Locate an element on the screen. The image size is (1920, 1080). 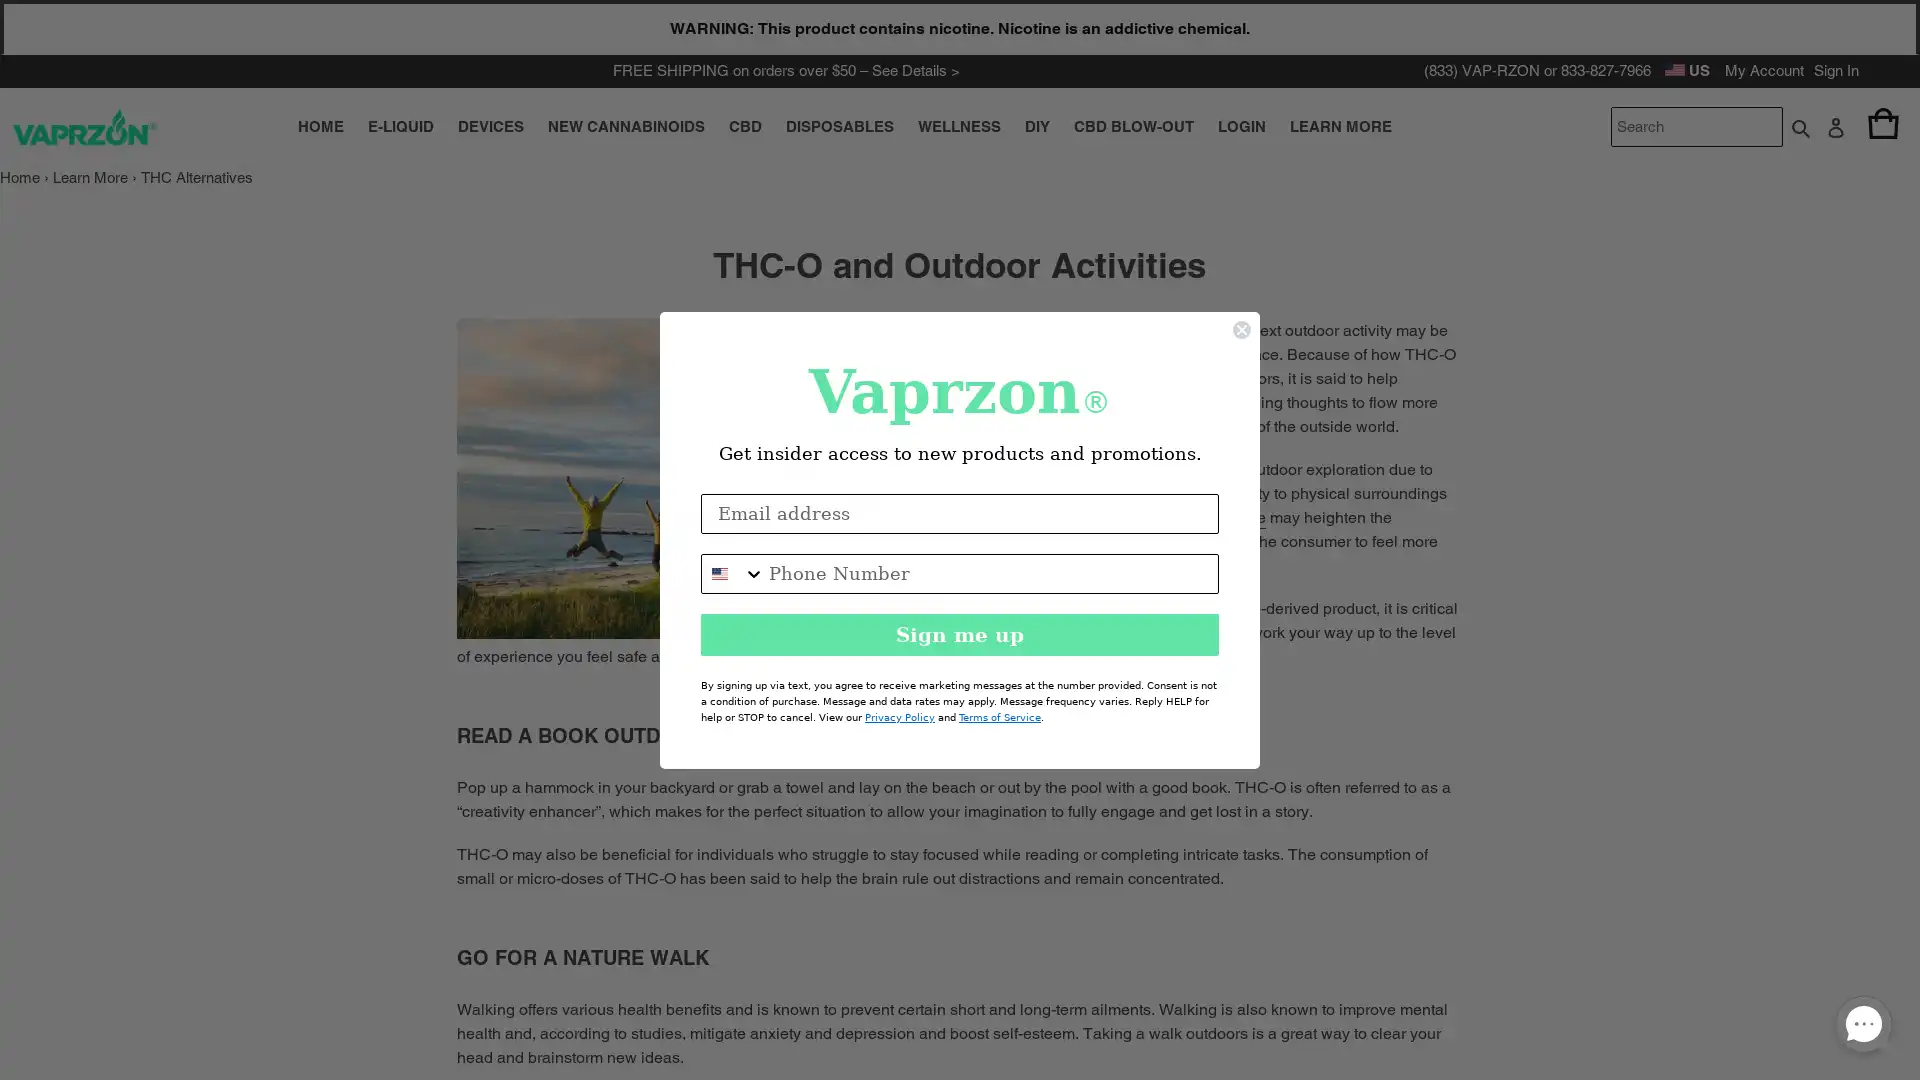
Close form is located at coordinates (1241, 327).